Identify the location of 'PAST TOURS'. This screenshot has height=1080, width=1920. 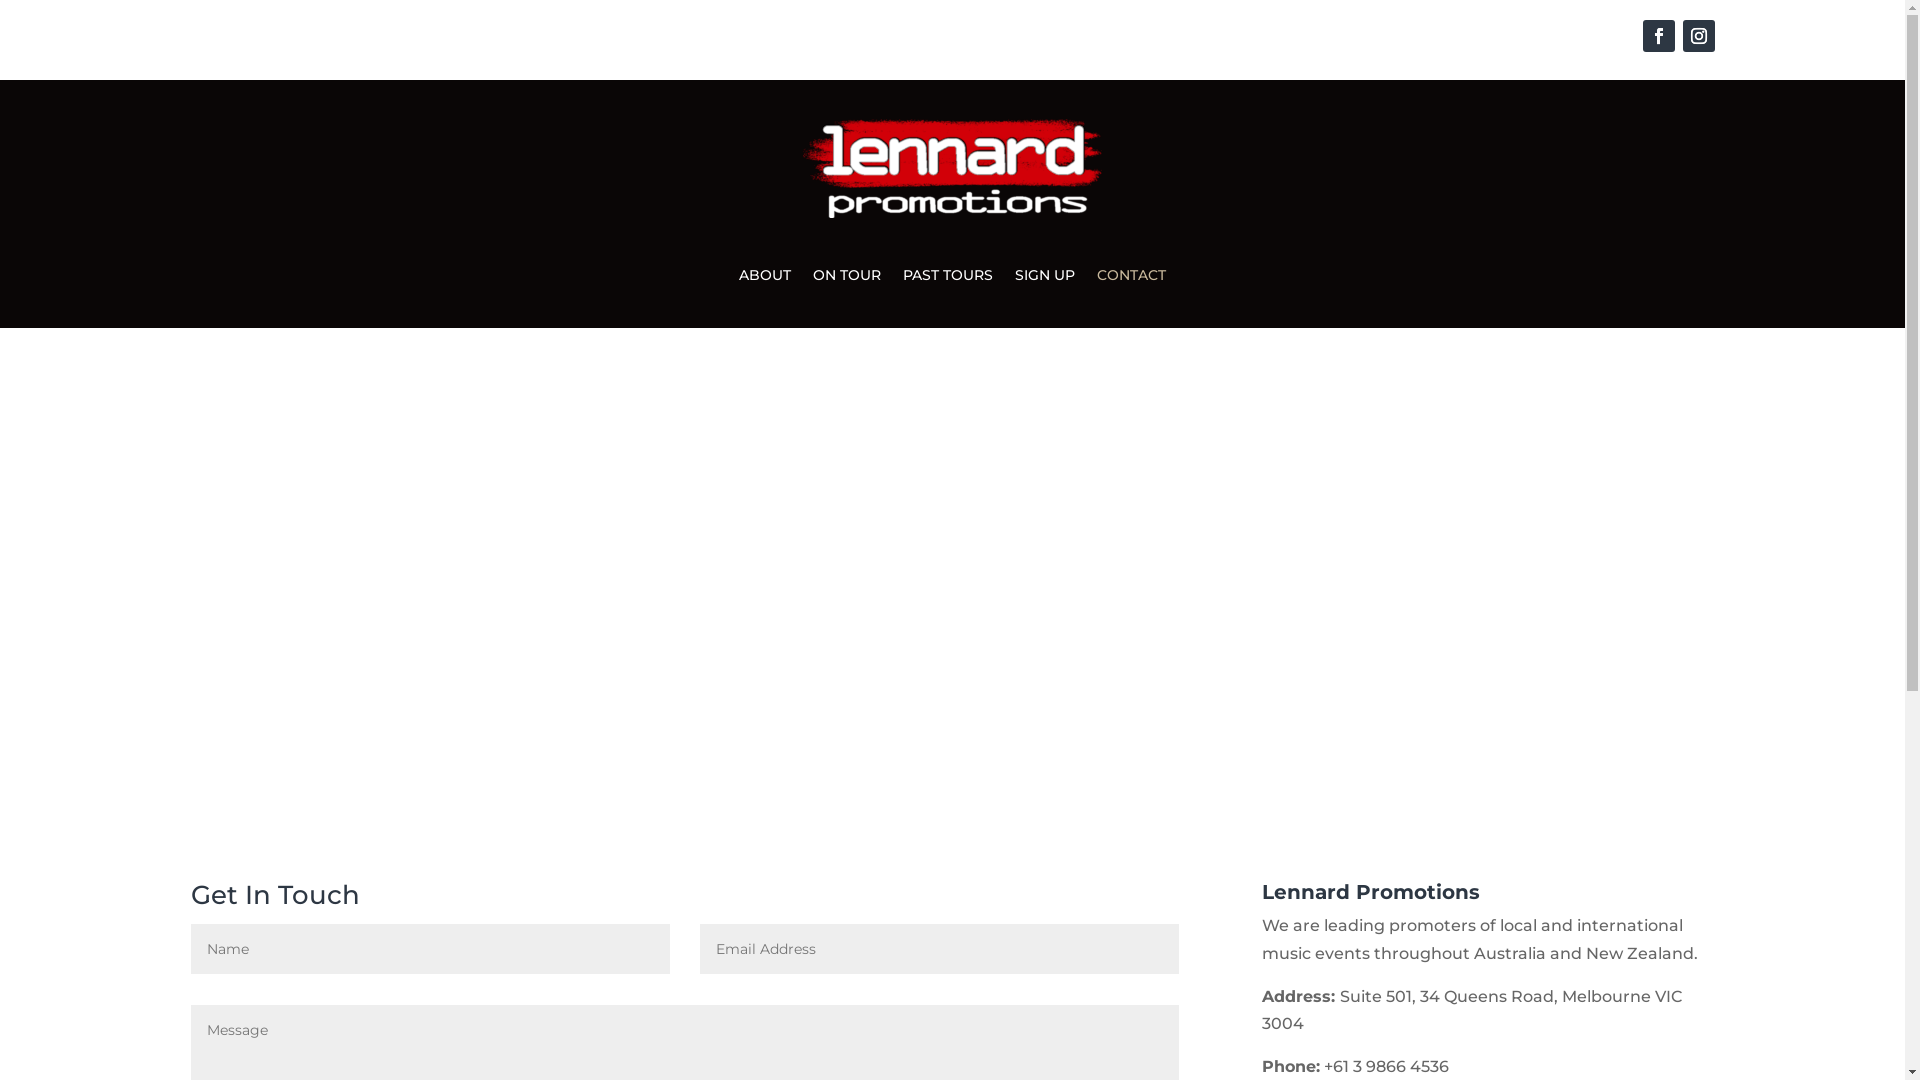
(947, 278).